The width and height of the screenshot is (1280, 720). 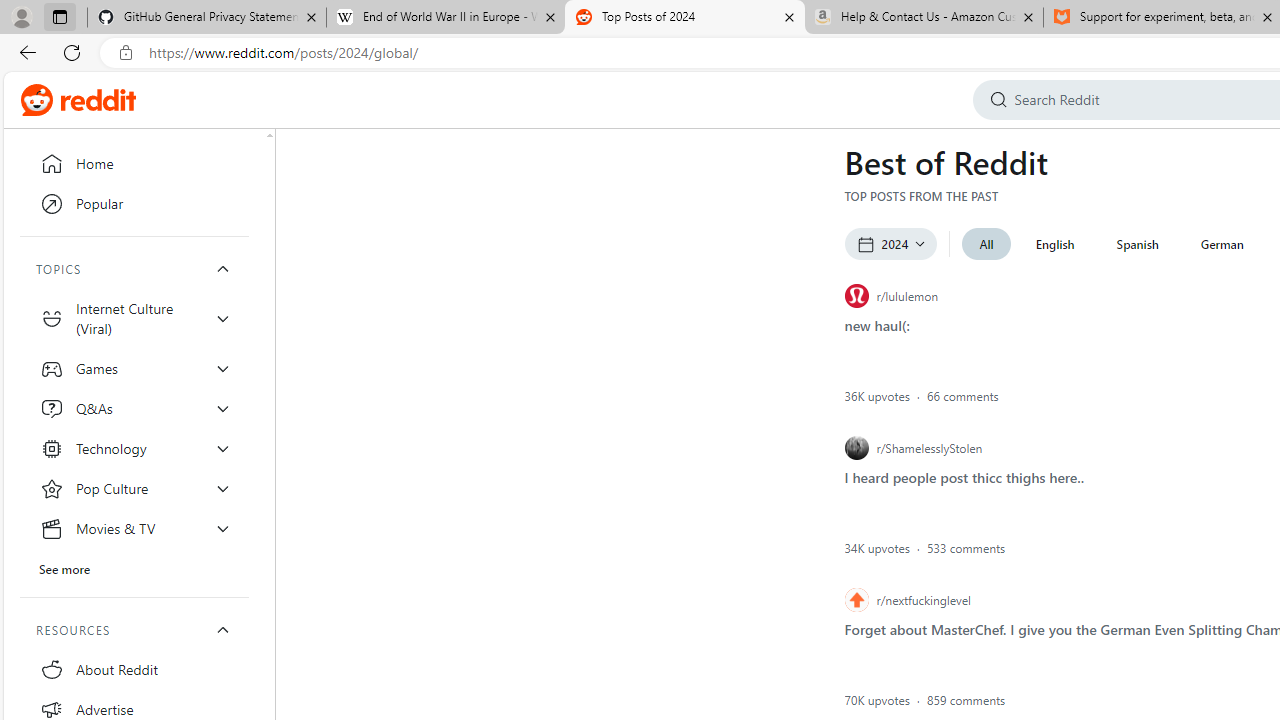 I want to click on 'All', so click(x=986, y=243).